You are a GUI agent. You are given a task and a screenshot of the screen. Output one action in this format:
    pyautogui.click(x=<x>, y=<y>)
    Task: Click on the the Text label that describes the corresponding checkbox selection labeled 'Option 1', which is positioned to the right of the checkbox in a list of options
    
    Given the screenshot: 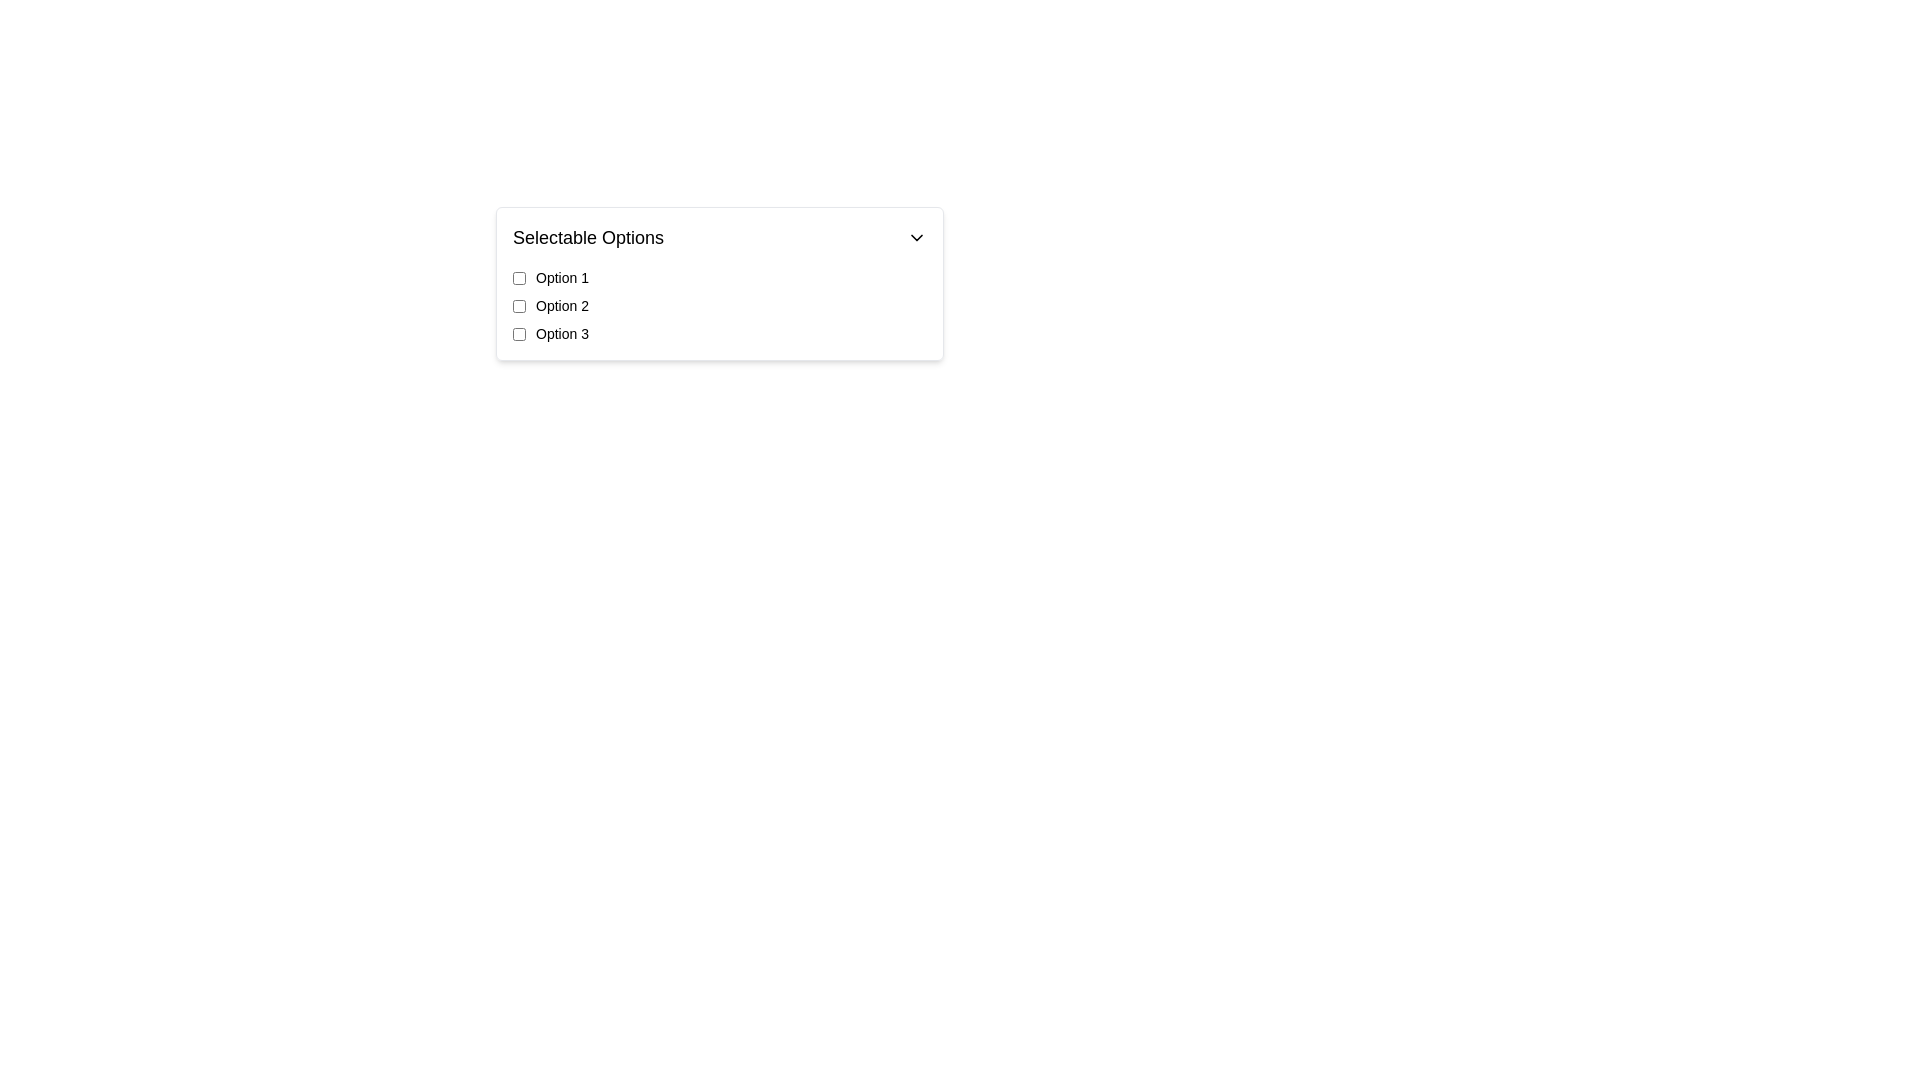 What is the action you would take?
    pyautogui.click(x=561, y=277)
    